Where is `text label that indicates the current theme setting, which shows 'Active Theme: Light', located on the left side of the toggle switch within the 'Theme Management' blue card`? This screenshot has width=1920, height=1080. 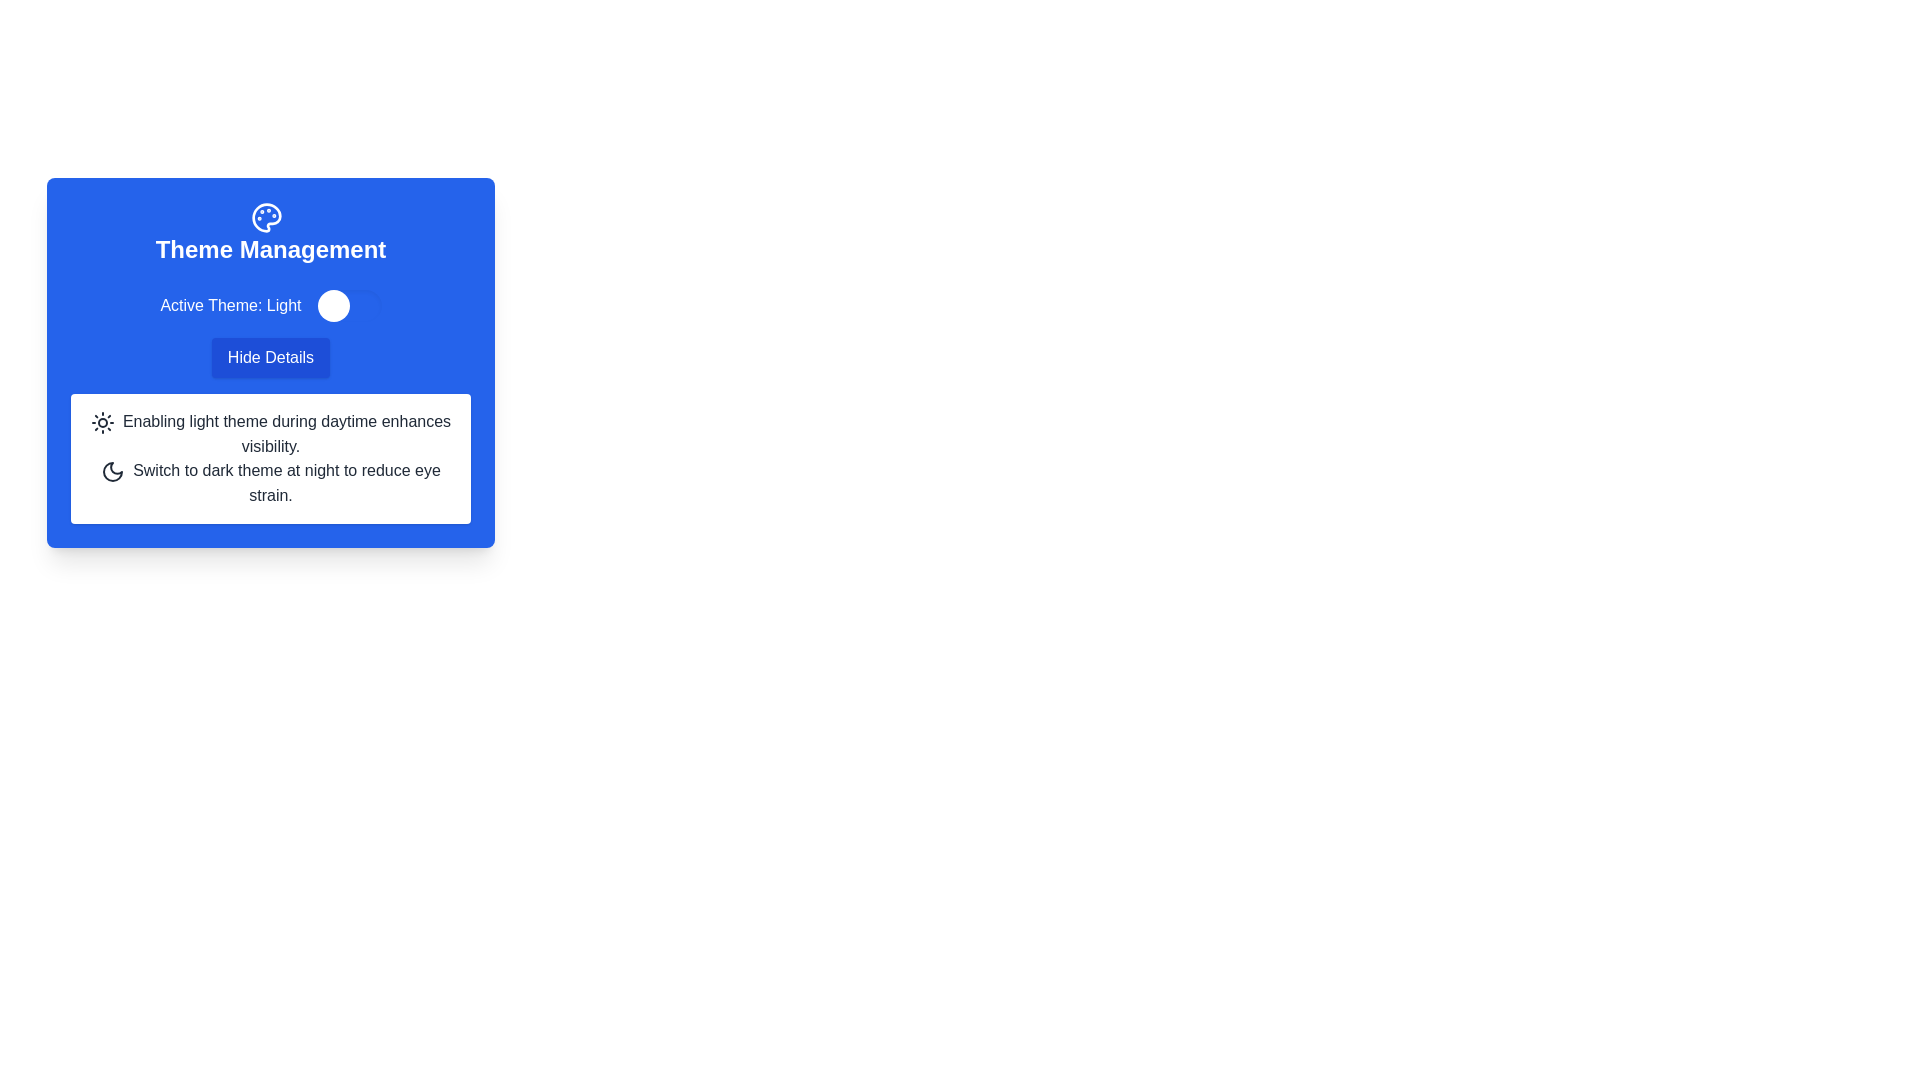
text label that indicates the current theme setting, which shows 'Active Theme: Light', located on the left side of the toggle switch within the 'Theme Management' blue card is located at coordinates (230, 305).